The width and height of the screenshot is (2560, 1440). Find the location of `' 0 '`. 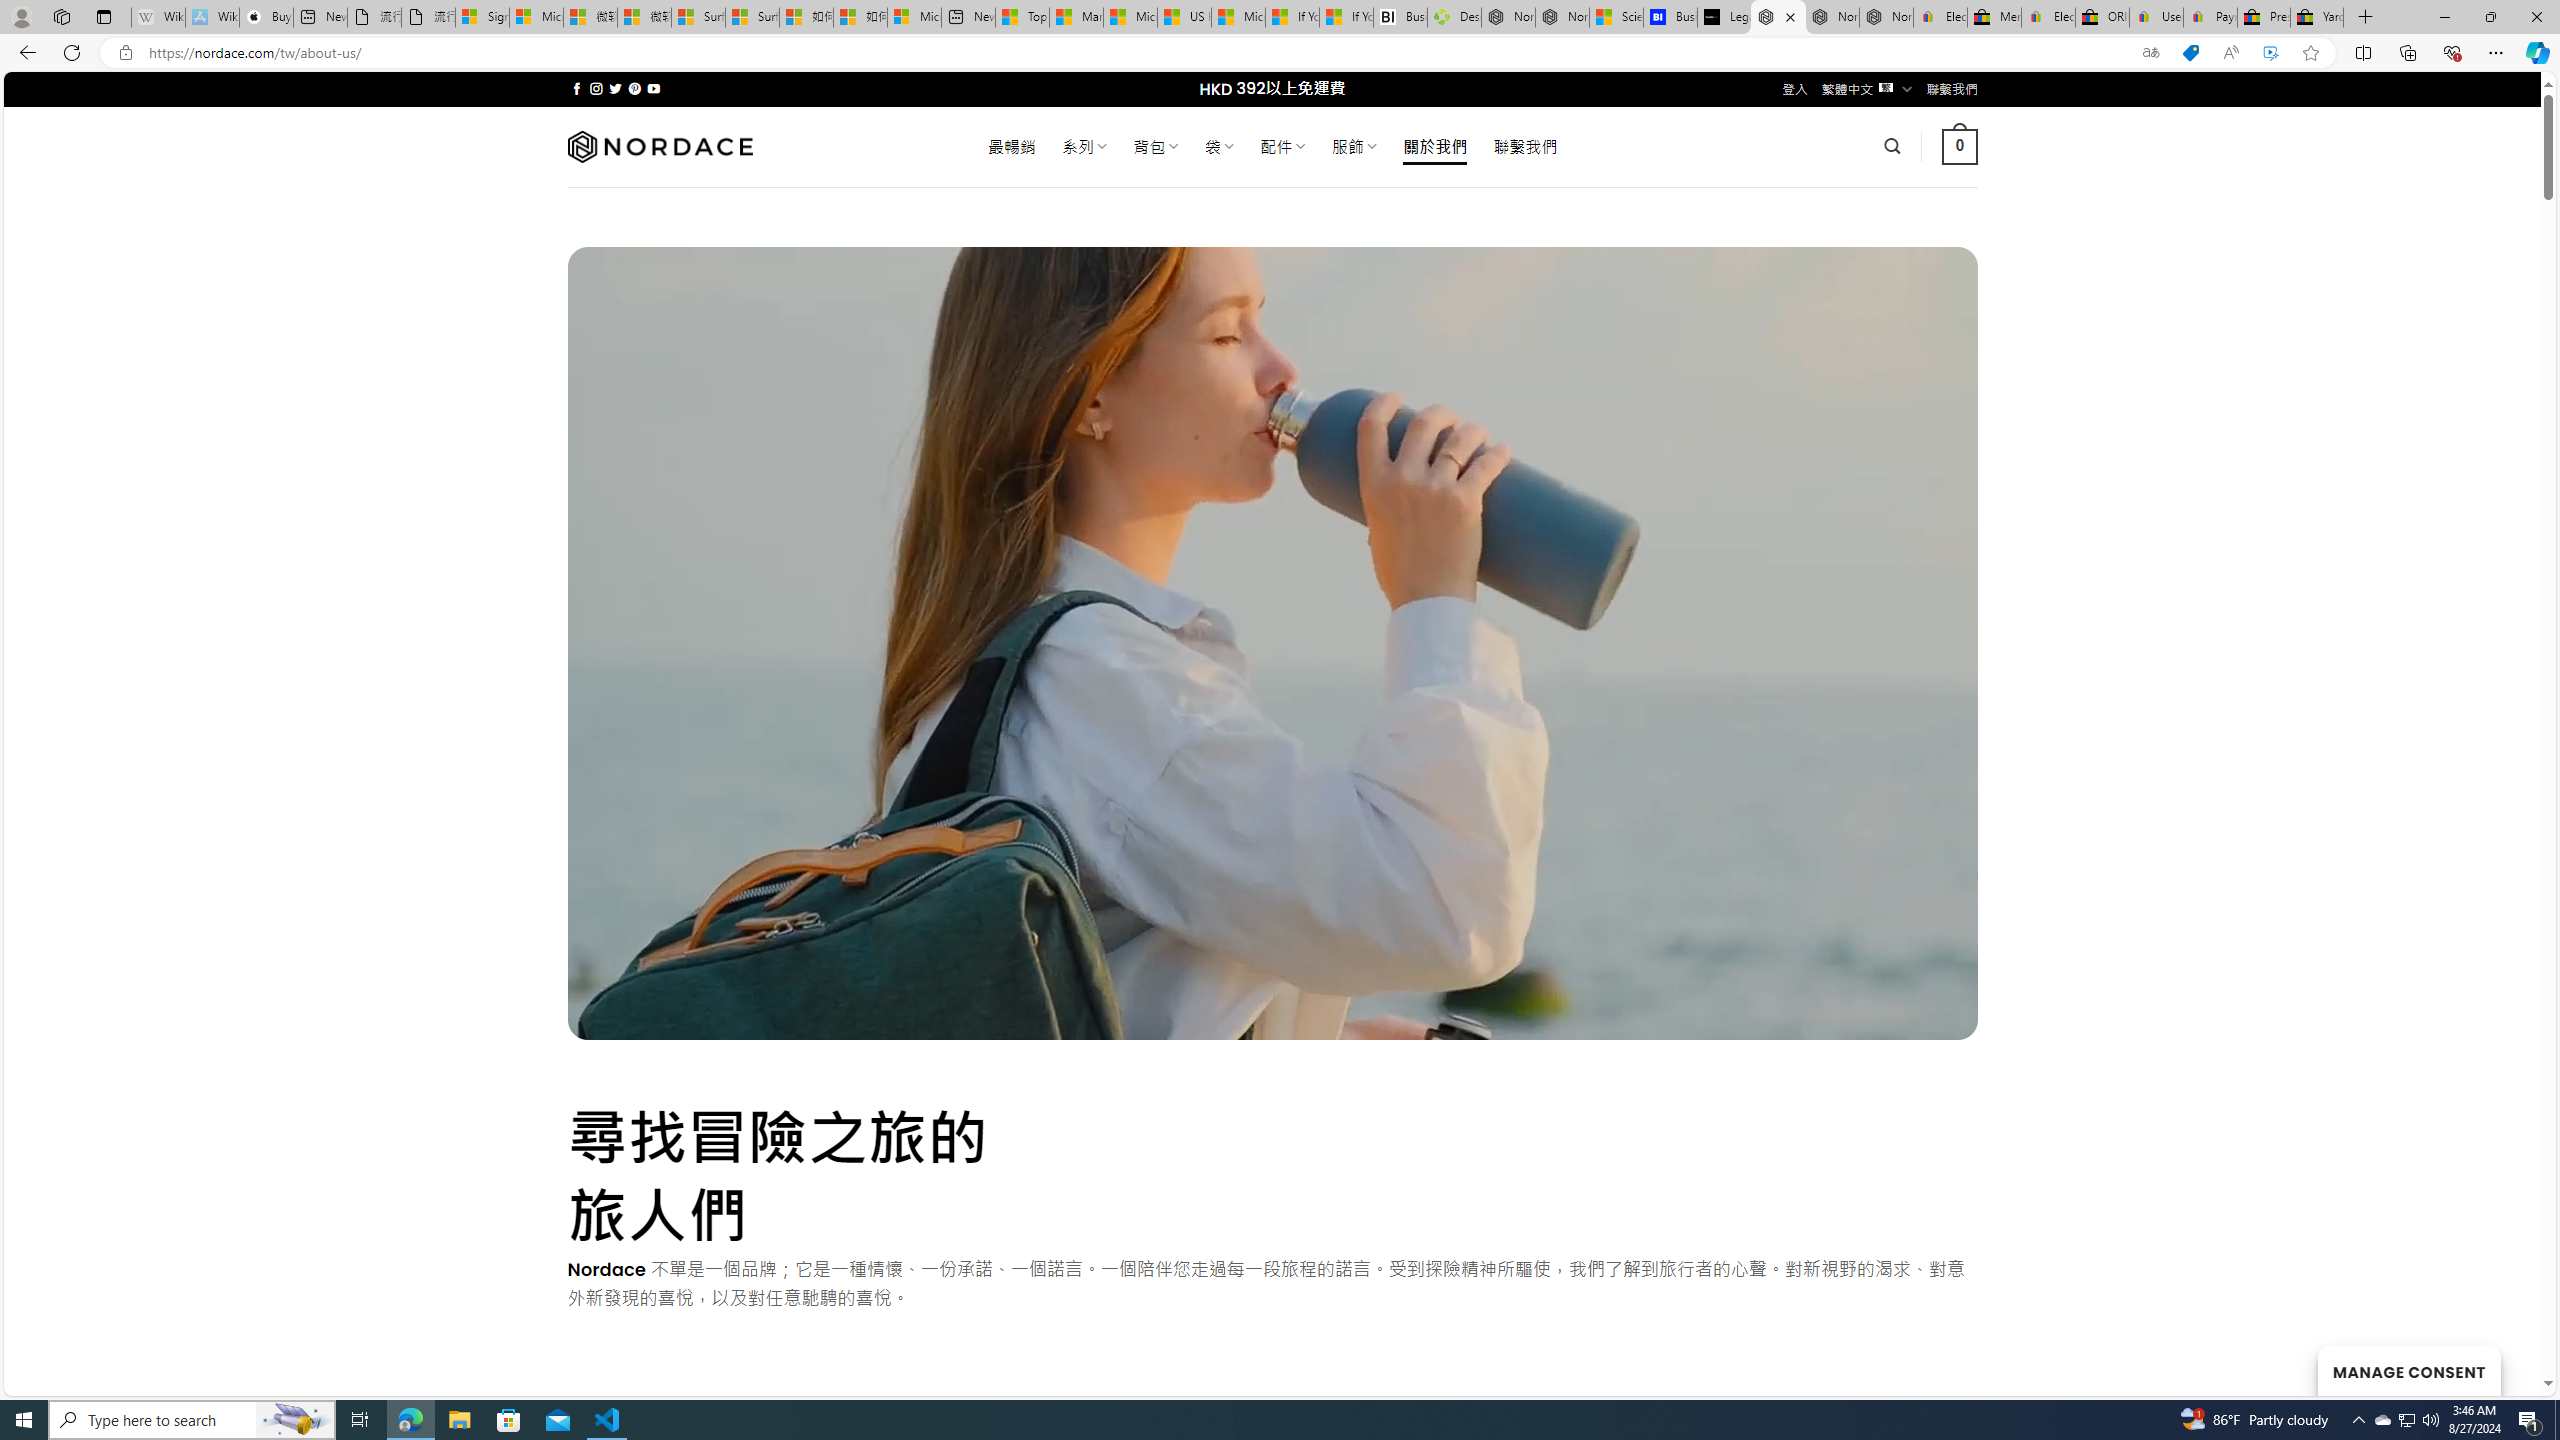

' 0 ' is located at coordinates (1960, 145).